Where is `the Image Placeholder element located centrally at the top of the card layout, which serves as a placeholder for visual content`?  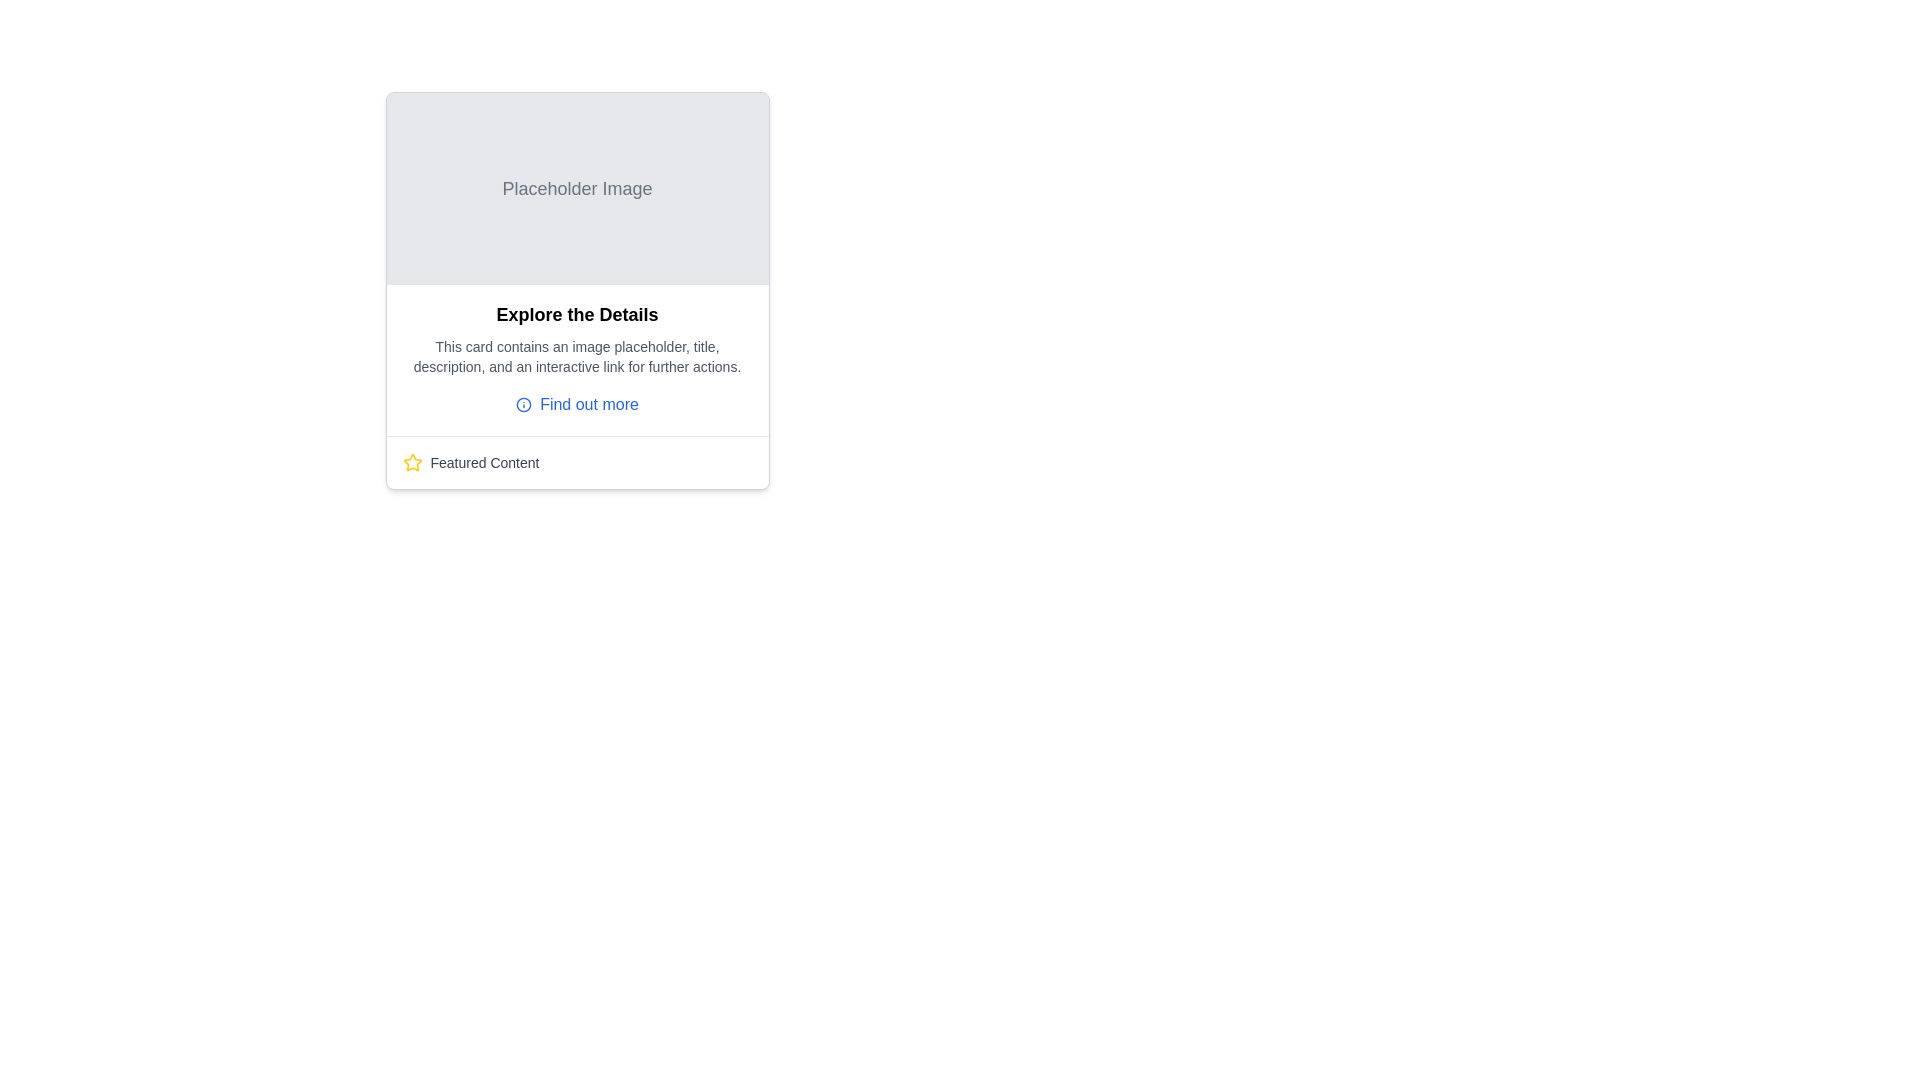
the Image Placeholder element located centrally at the top of the card layout, which serves as a placeholder for visual content is located at coordinates (576, 189).